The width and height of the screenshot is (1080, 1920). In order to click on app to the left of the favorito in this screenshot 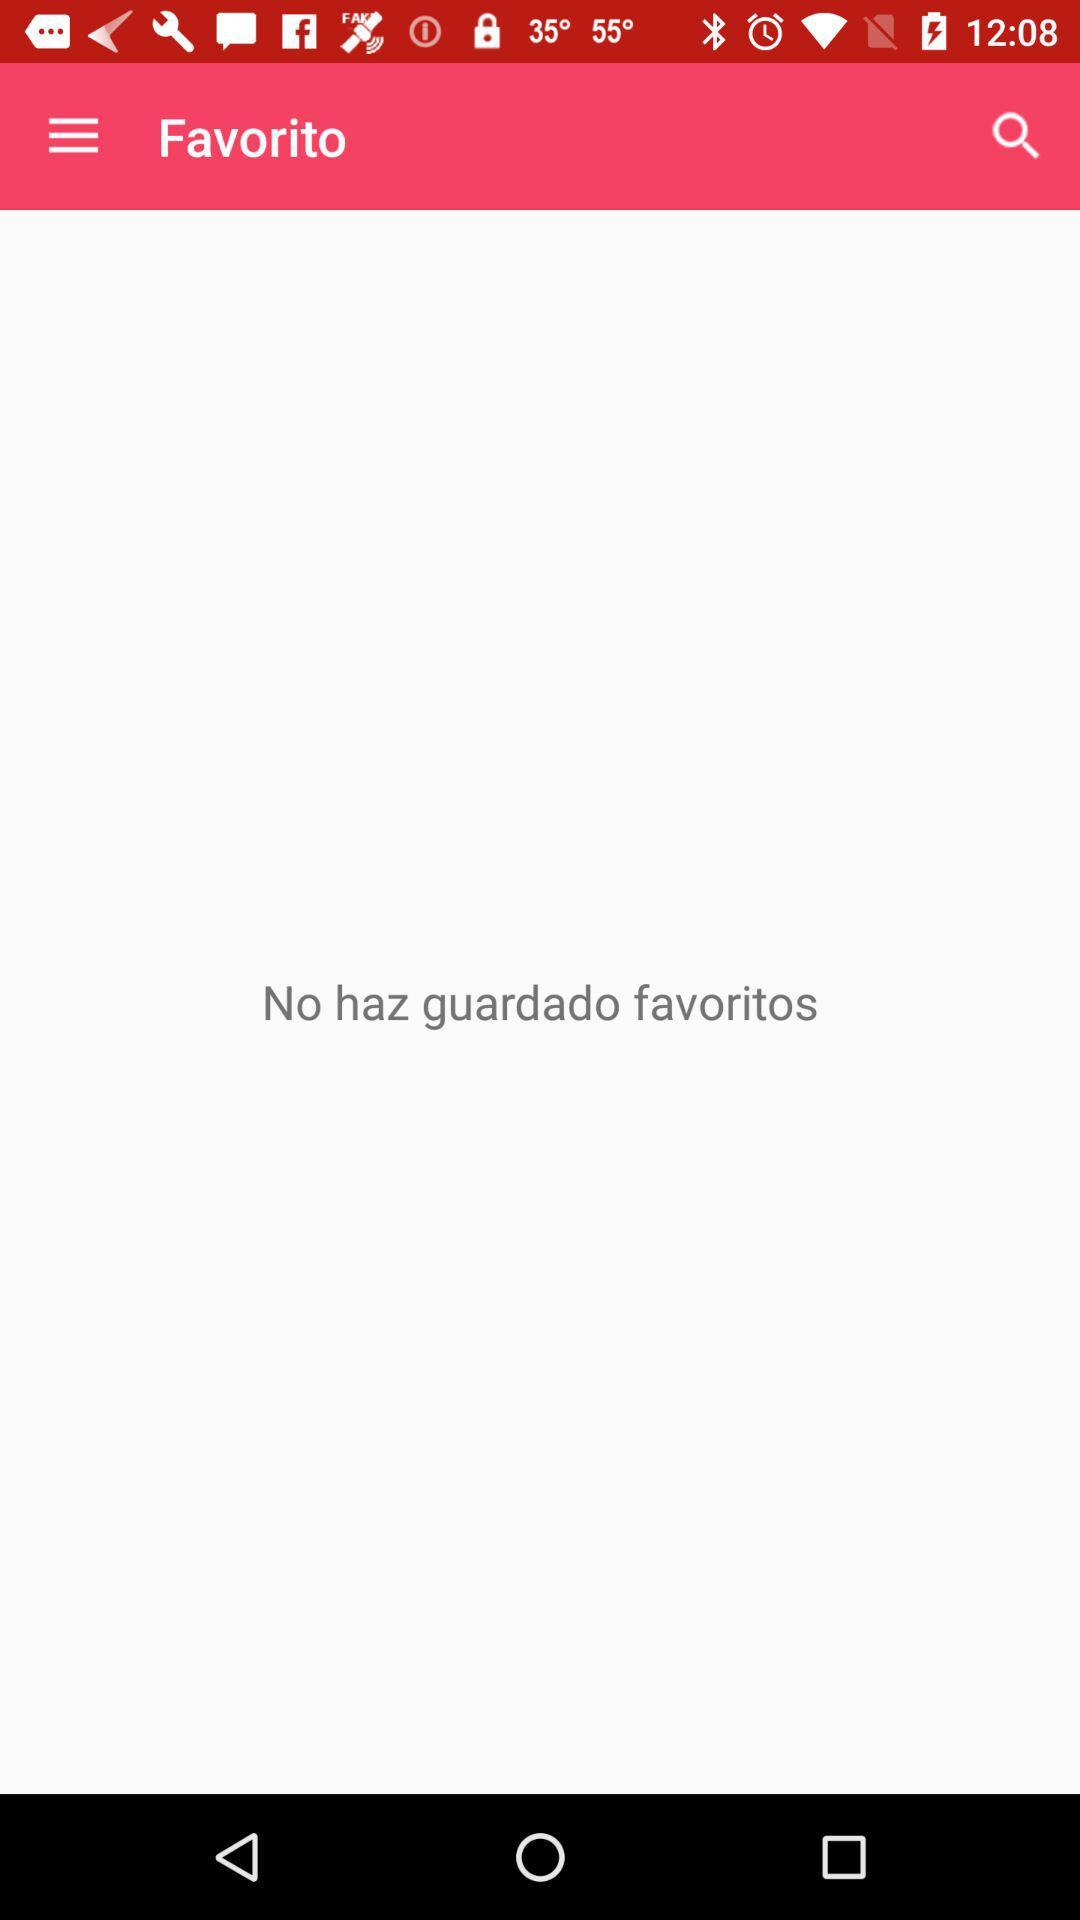, I will do `click(72, 135)`.